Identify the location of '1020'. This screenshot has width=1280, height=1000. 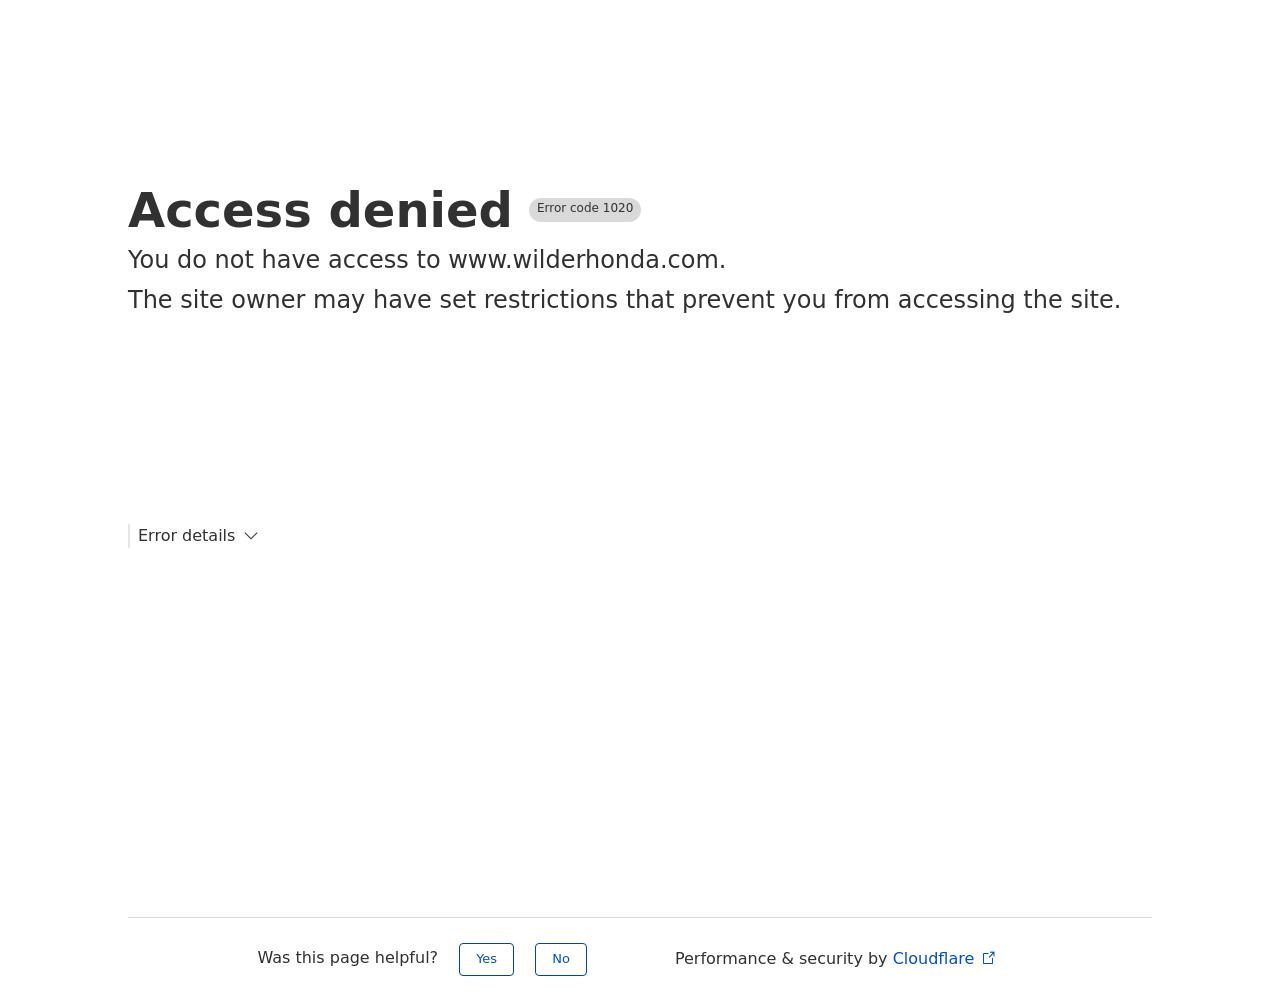
(616, 207).